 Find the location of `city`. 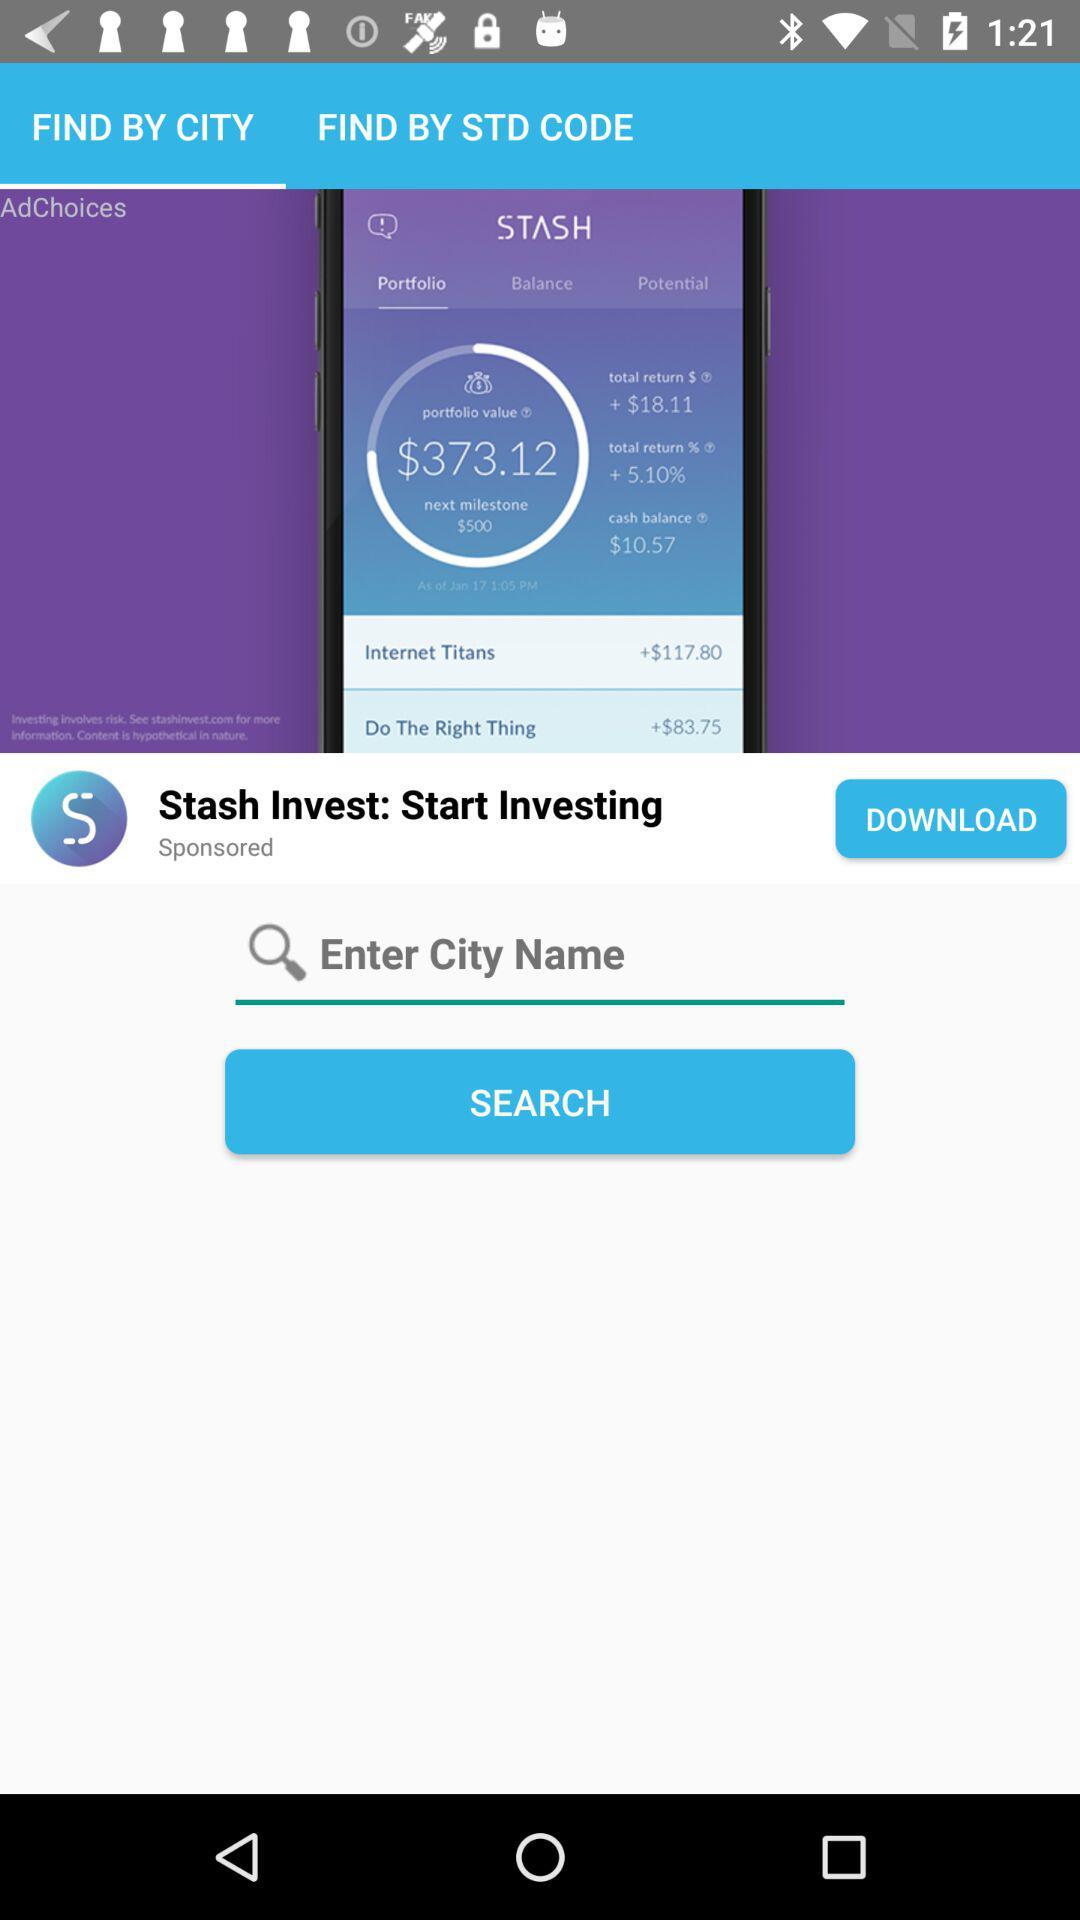

city is located at coordinates (540, 952).